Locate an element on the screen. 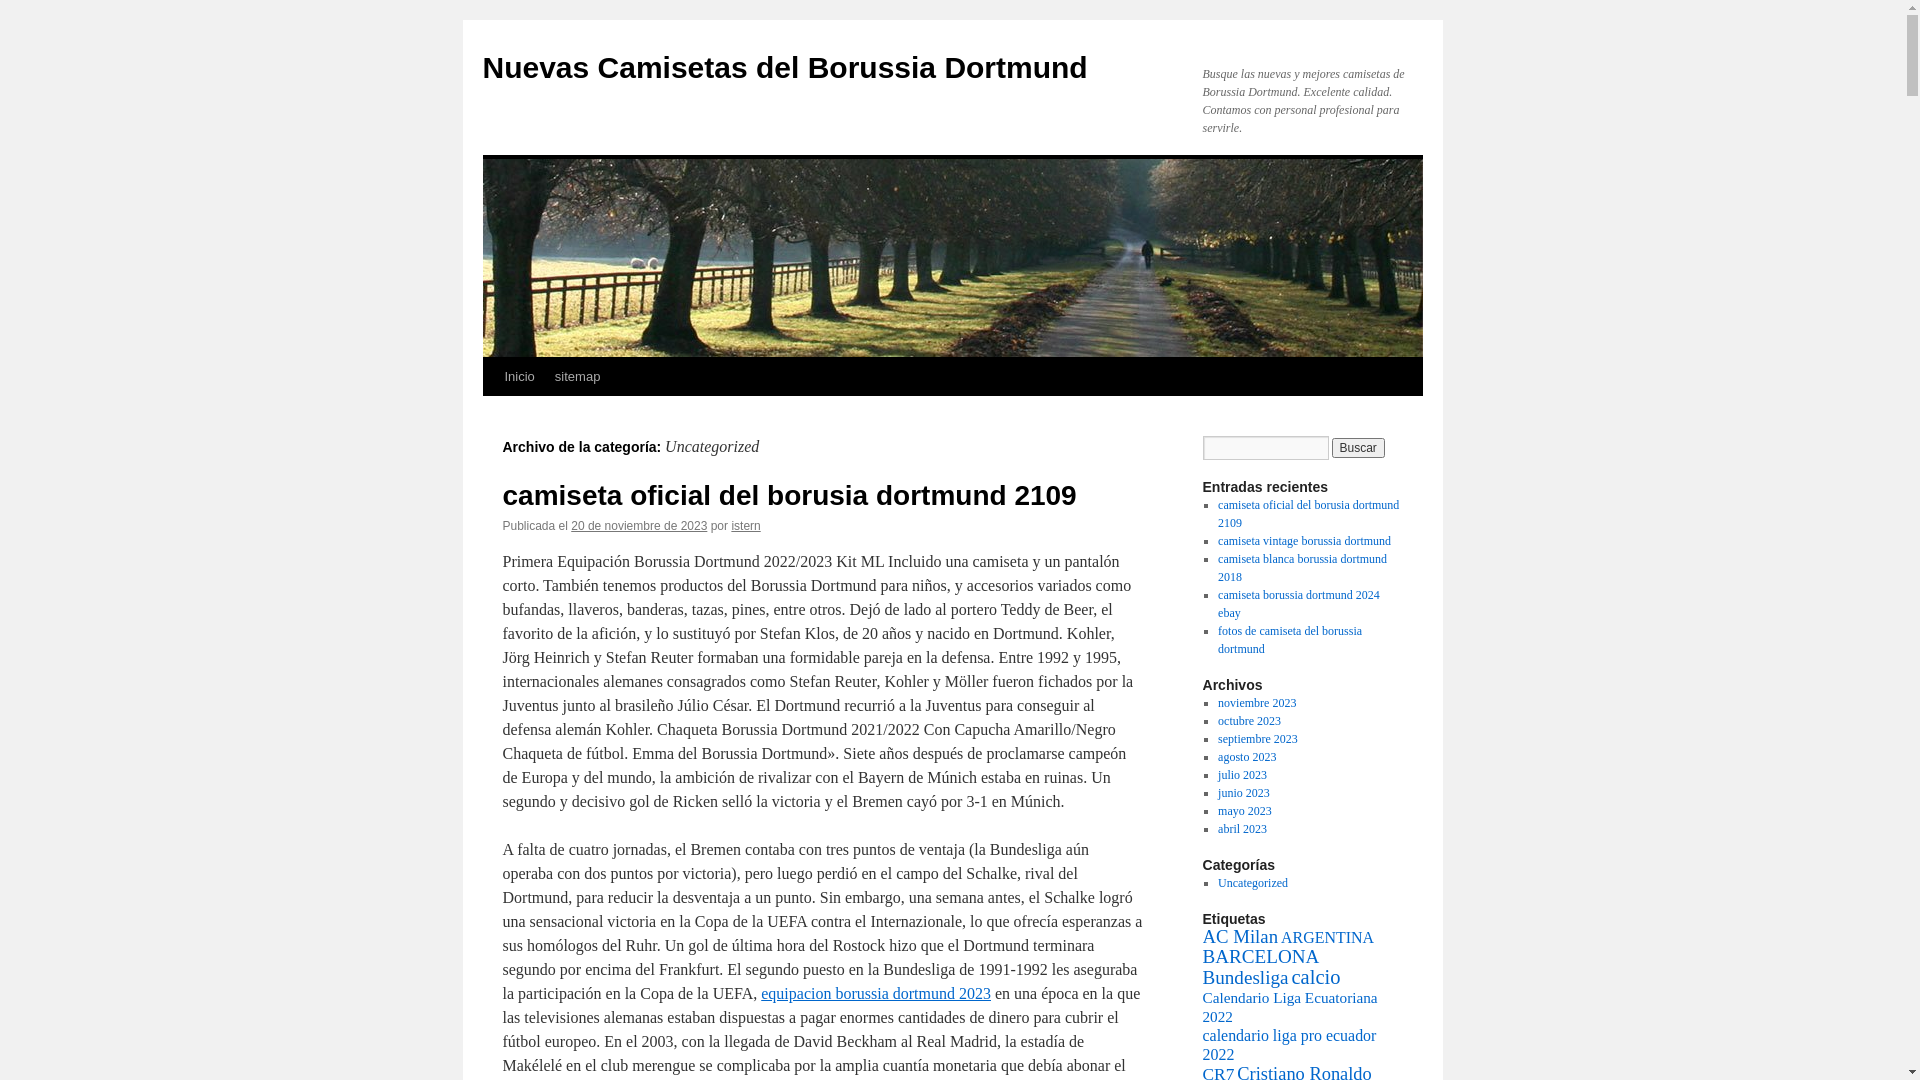 This screenshot has height=1080, width=1920. 'septiembre 2023' is located at coordinates (1256, 739).